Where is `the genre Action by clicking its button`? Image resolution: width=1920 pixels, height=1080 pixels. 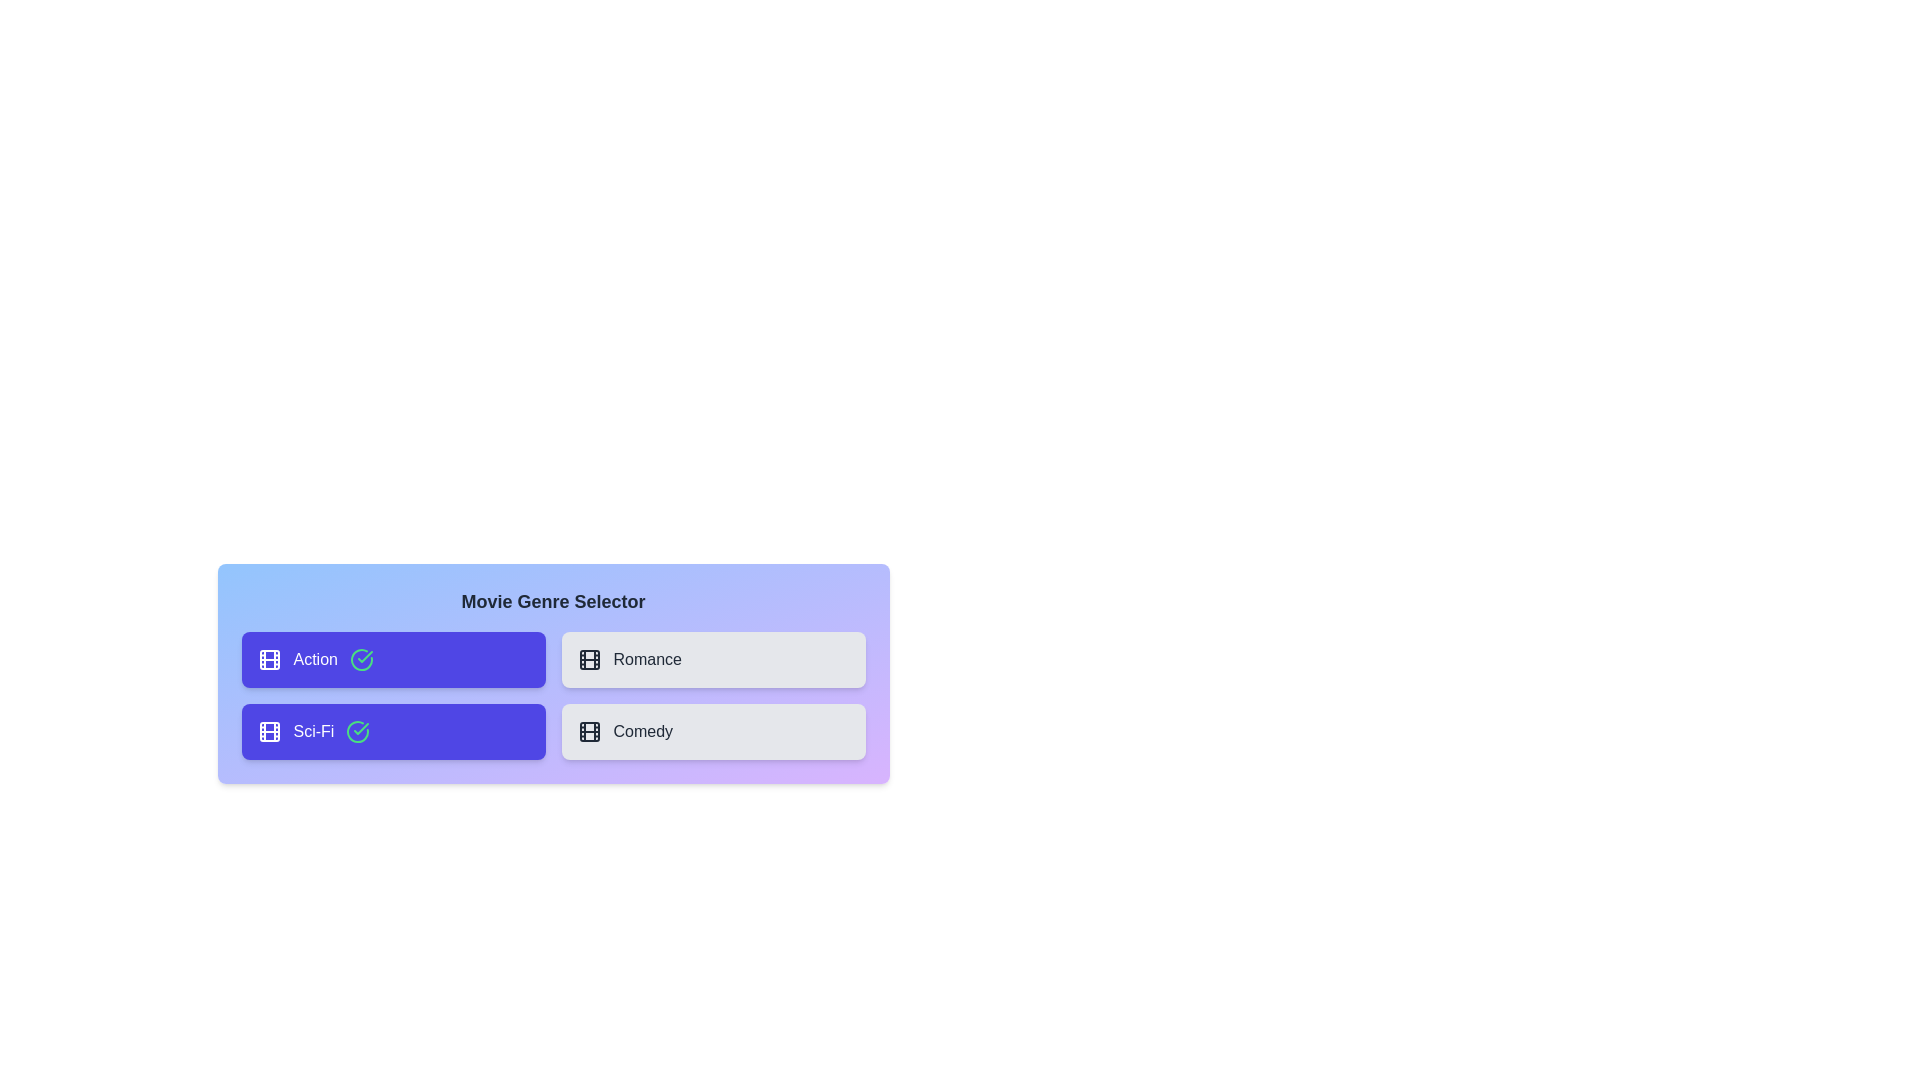 the genre Action by clicking its button is located at coordinates (393, 659).